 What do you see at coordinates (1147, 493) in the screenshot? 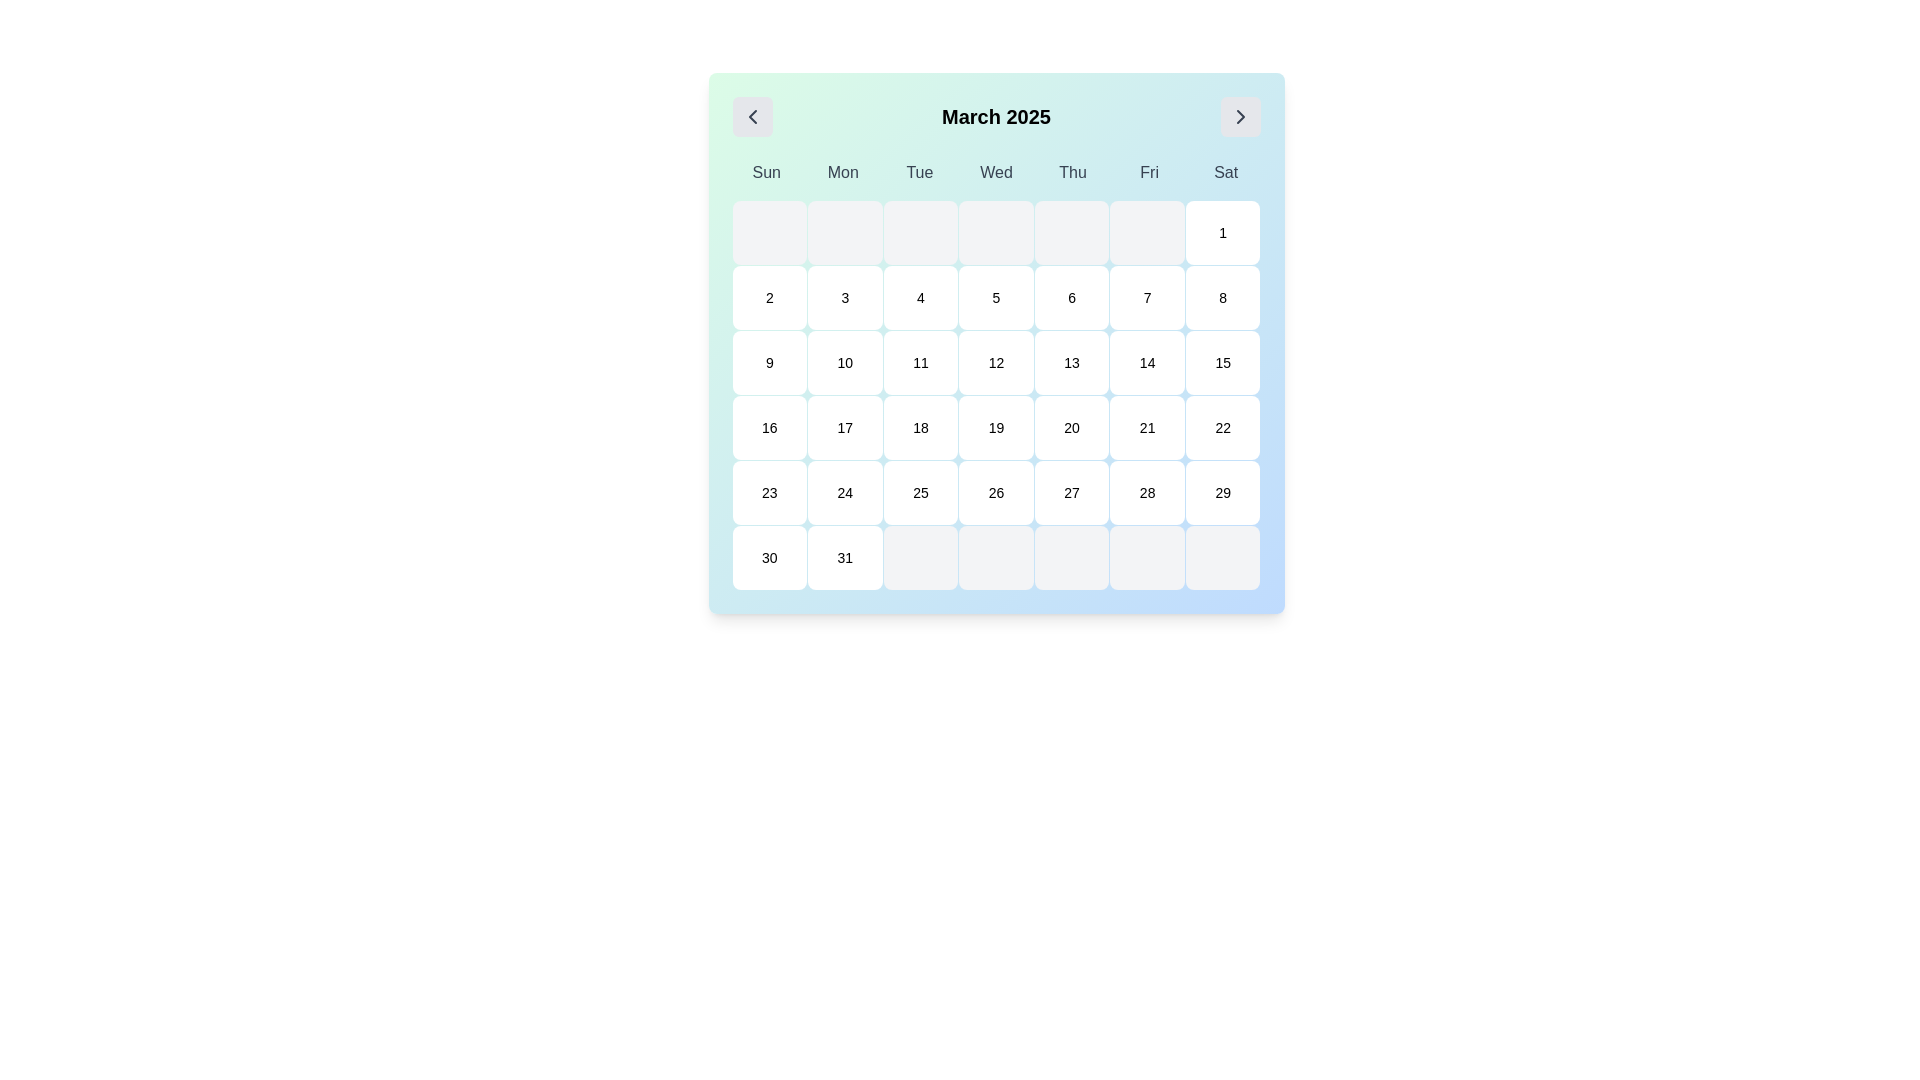
I see `the calendar day box representing the 28th day of March 2025` at bounding box center [1147, 493].